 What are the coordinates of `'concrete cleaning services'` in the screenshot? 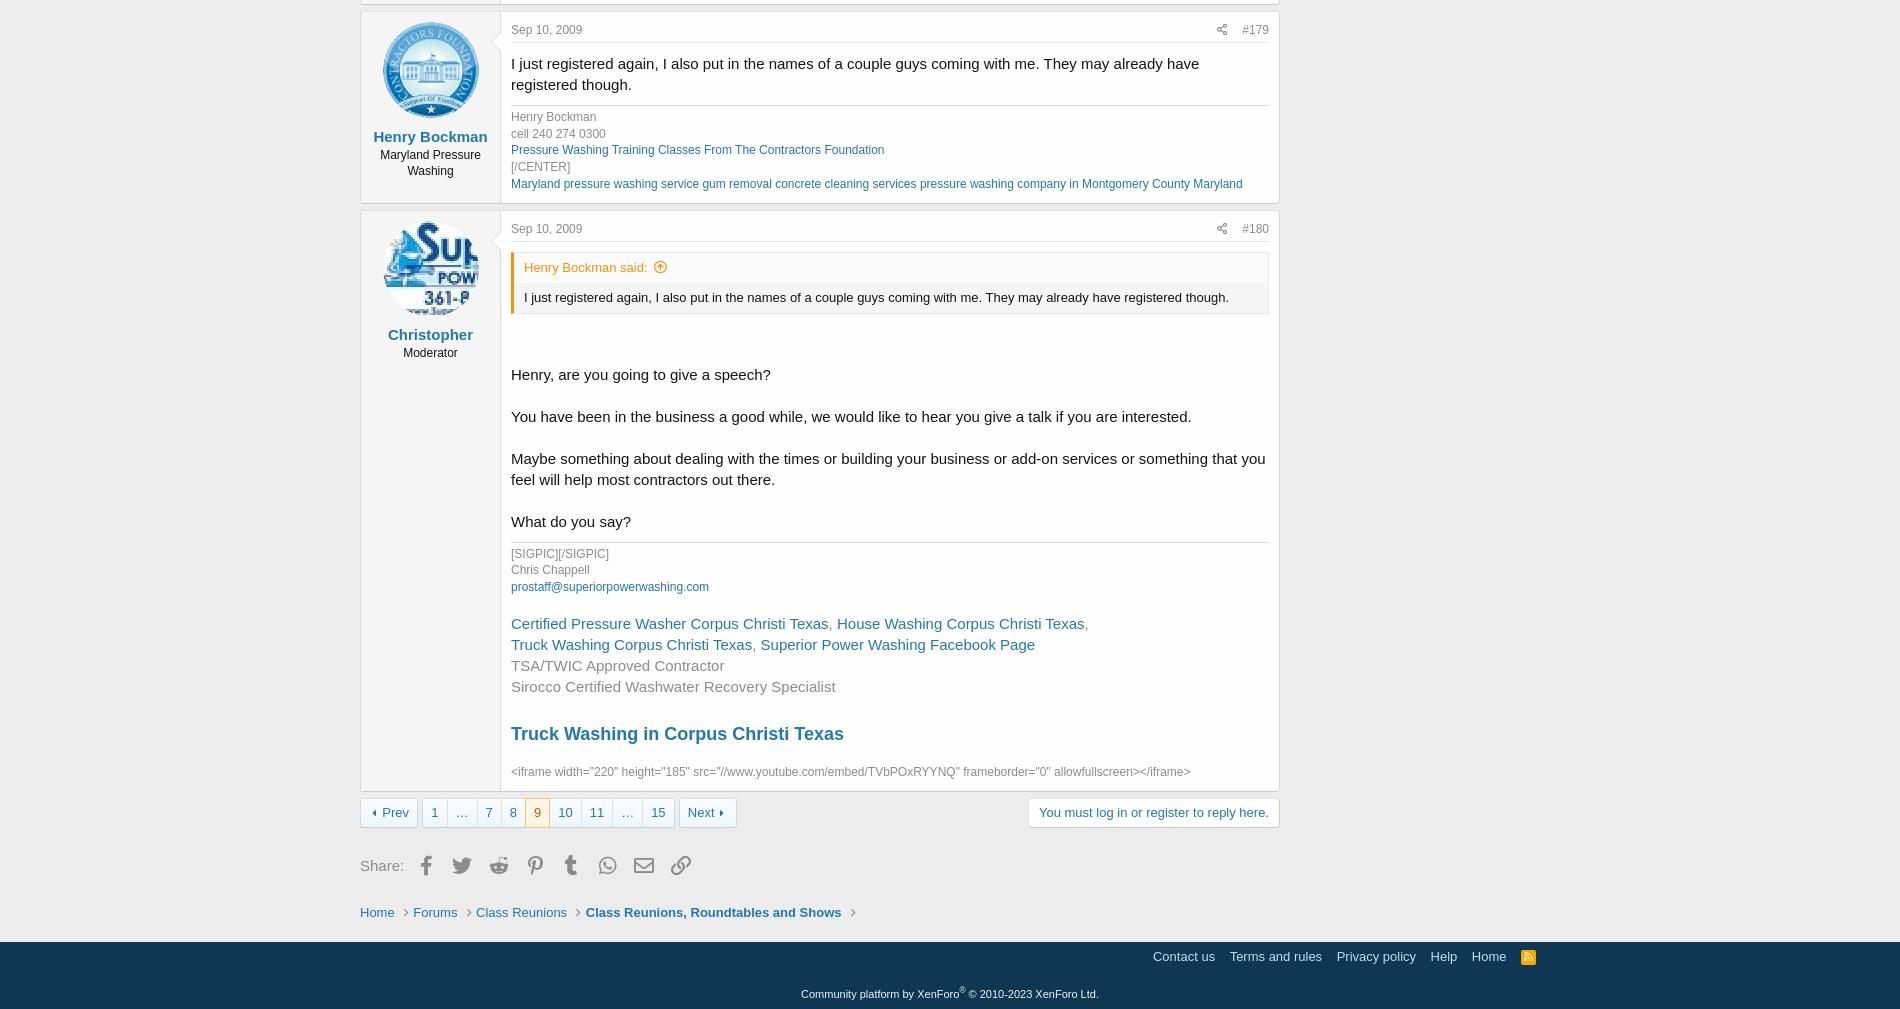 It's located at (844, 183).